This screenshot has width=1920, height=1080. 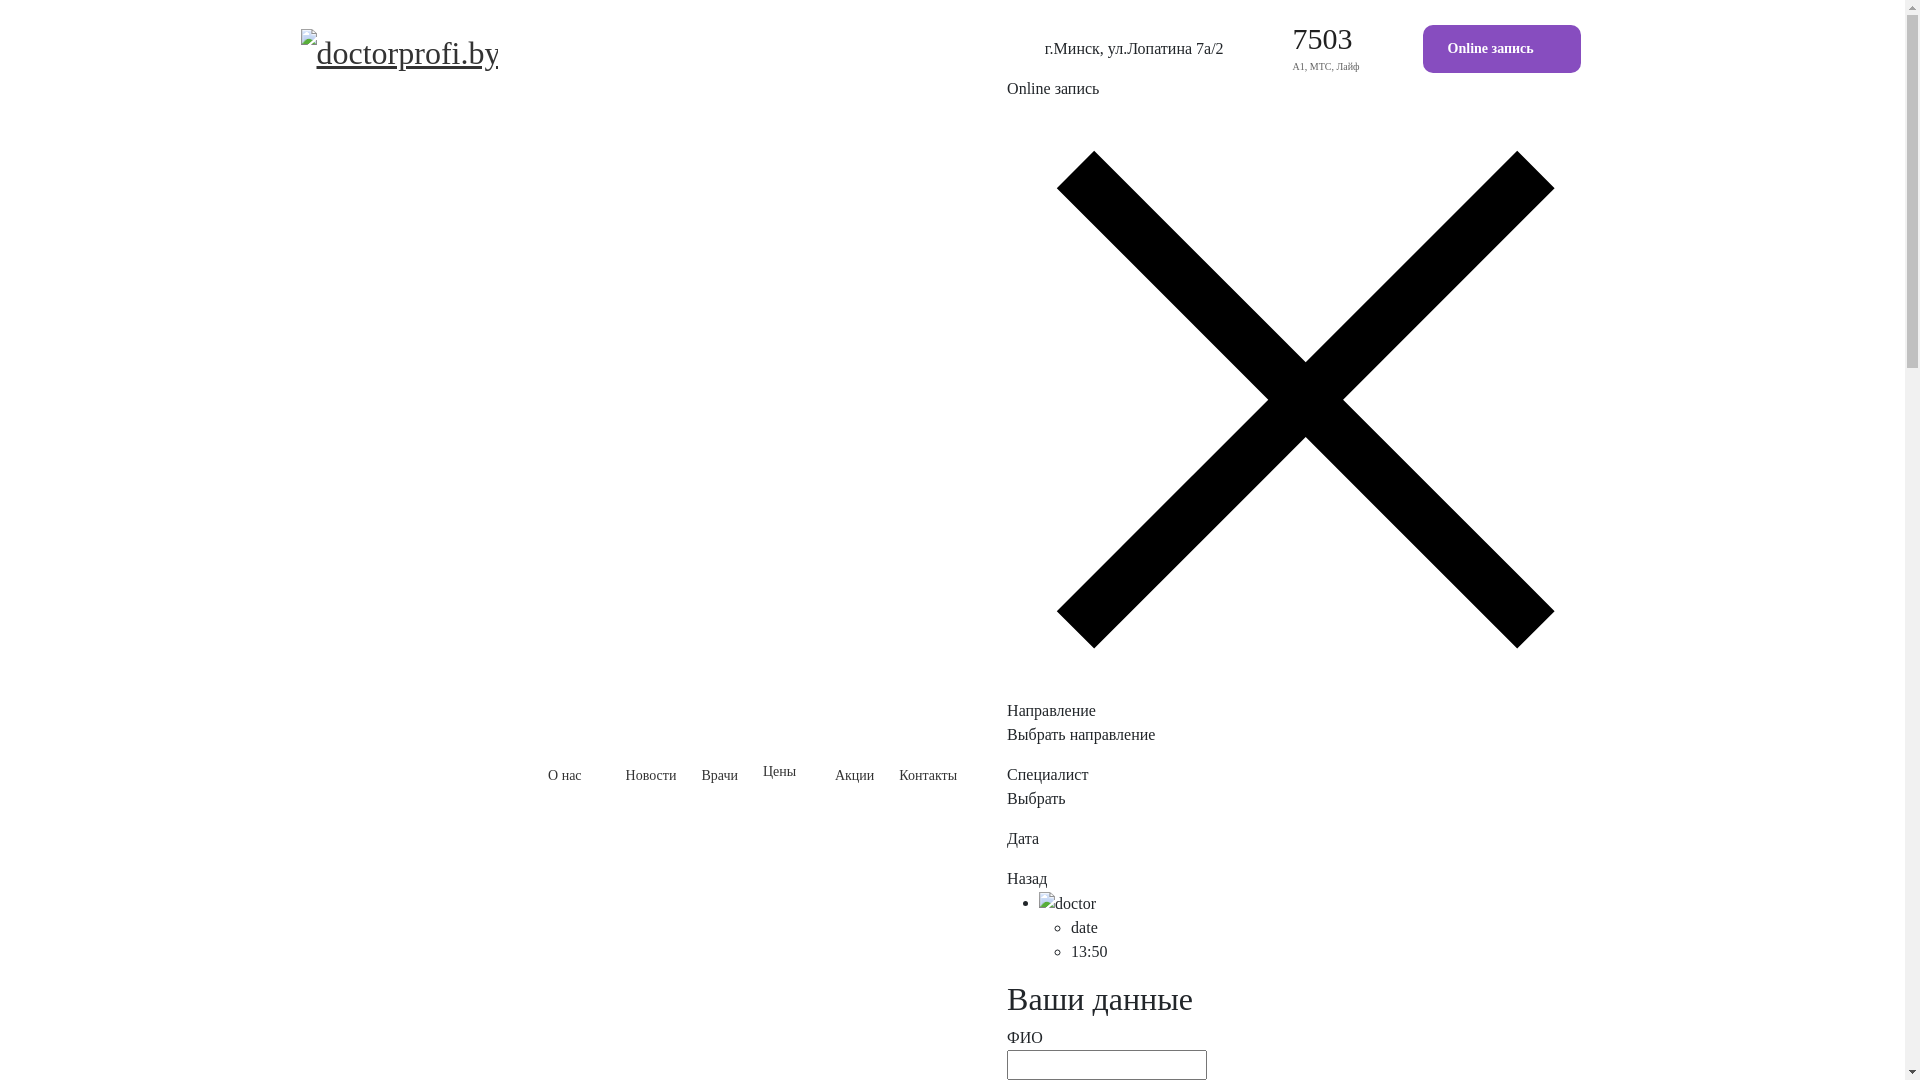 I want to click on '7503', so click(x=1323, y=38).